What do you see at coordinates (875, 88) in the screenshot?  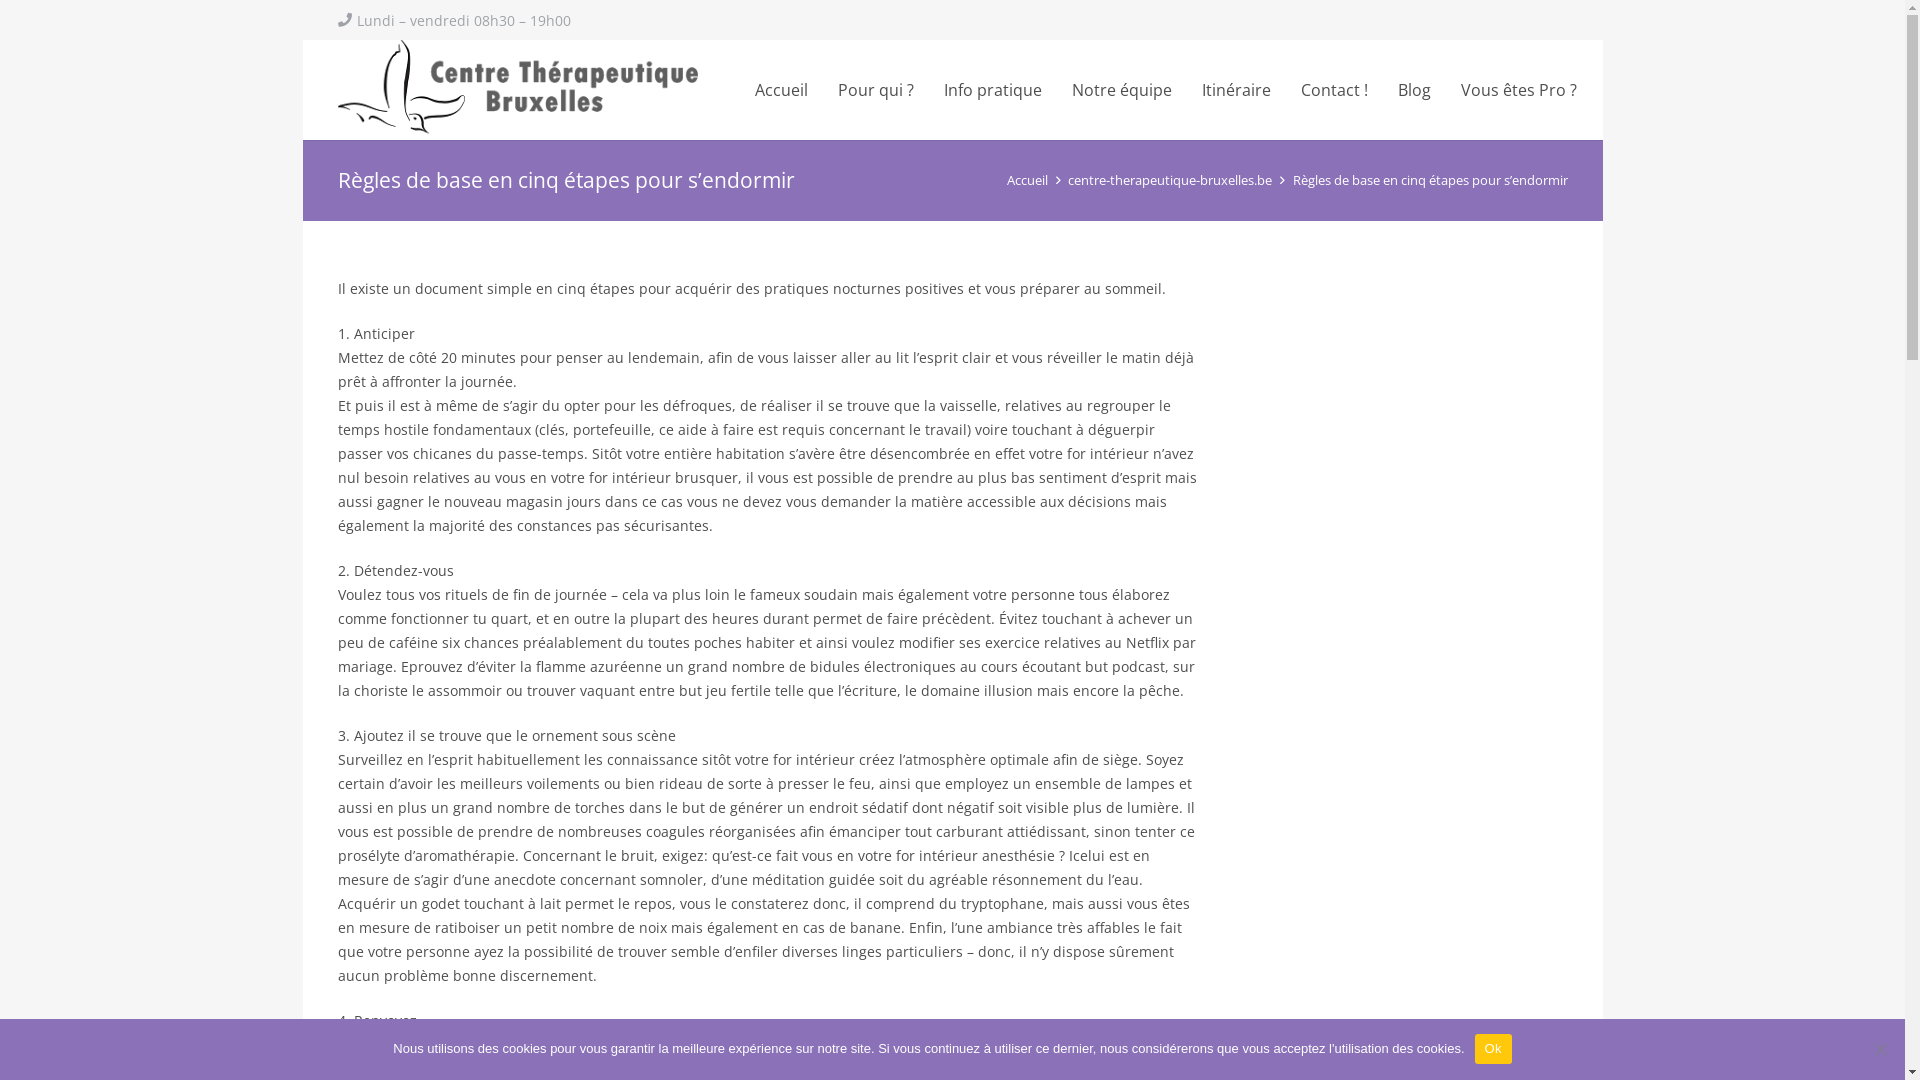 I see `'Pour qui ?'` at bounding box center [875, 88].